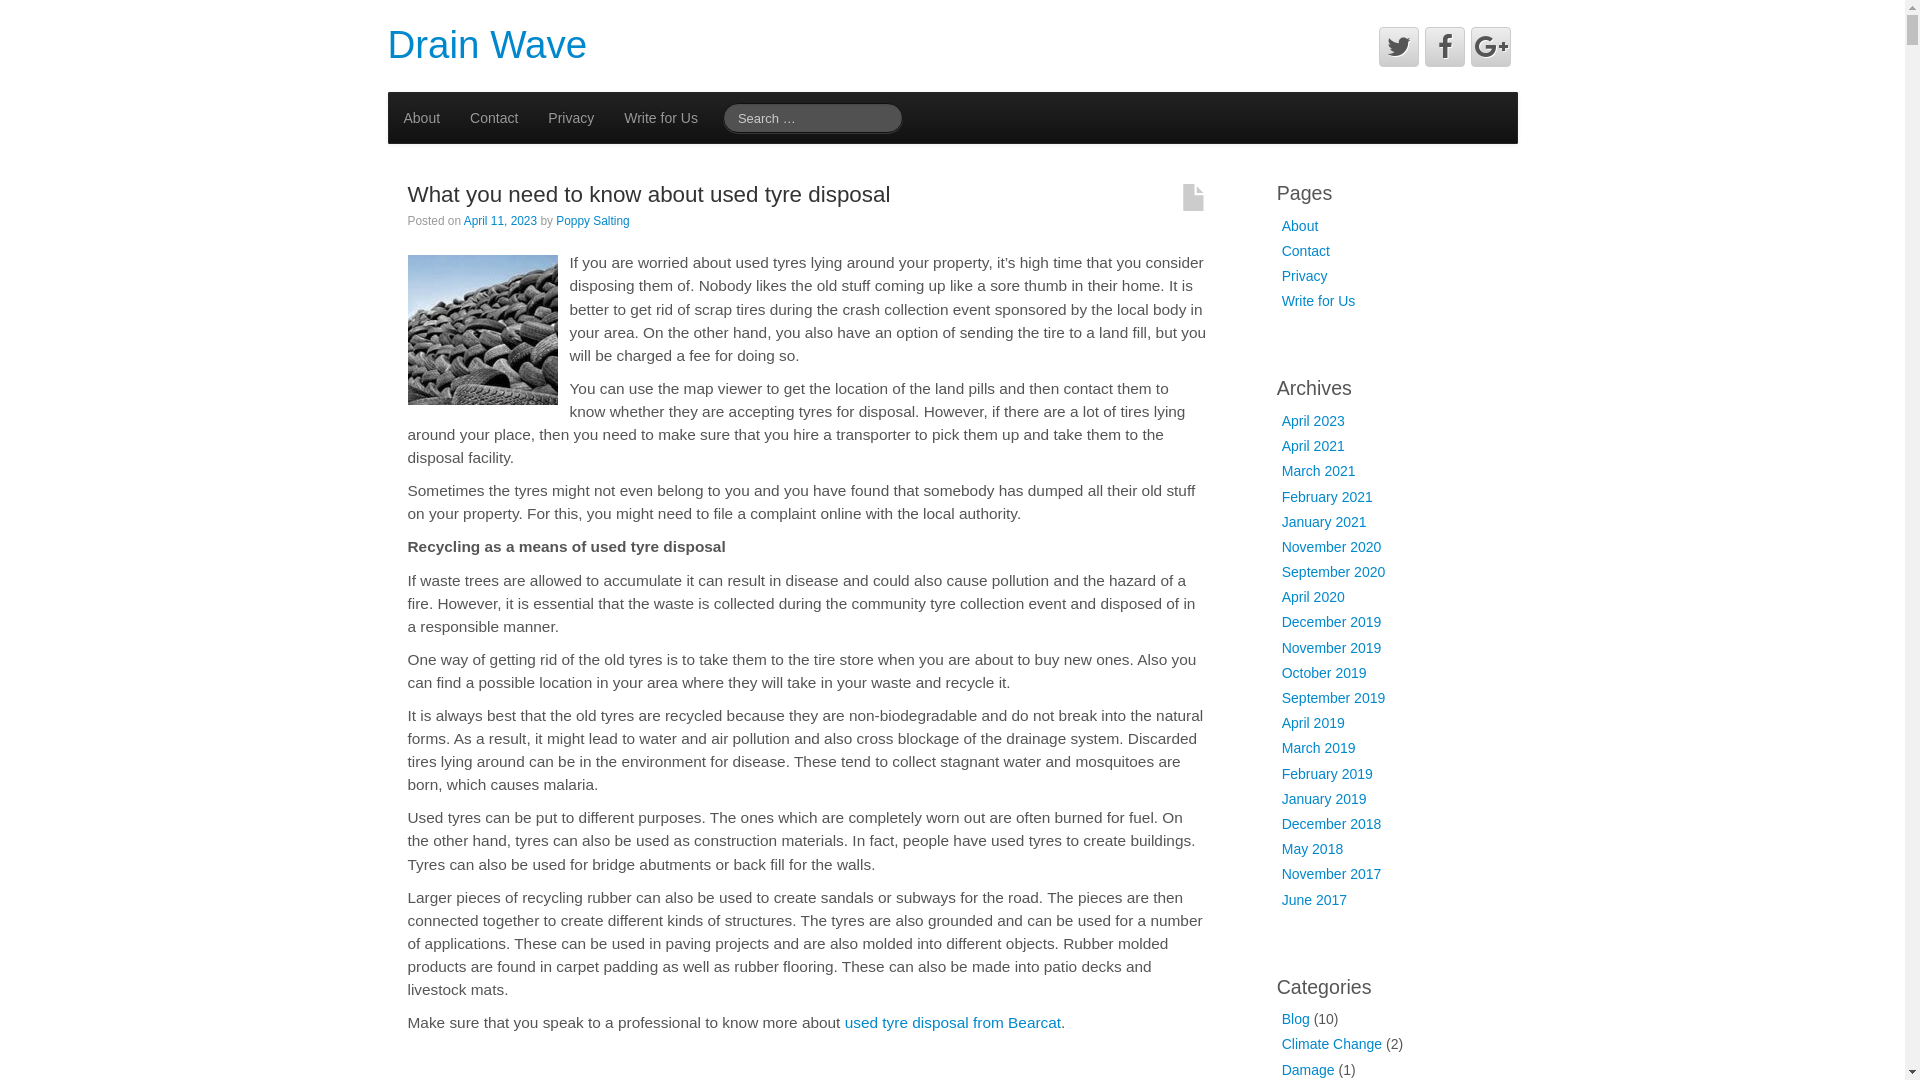 The height and width of the screenshot is (1080, 1920). What do you see at coordinates (1313, 419) in the screenshot?
I see `'April 2023'` at bounding box center [1313, 419].